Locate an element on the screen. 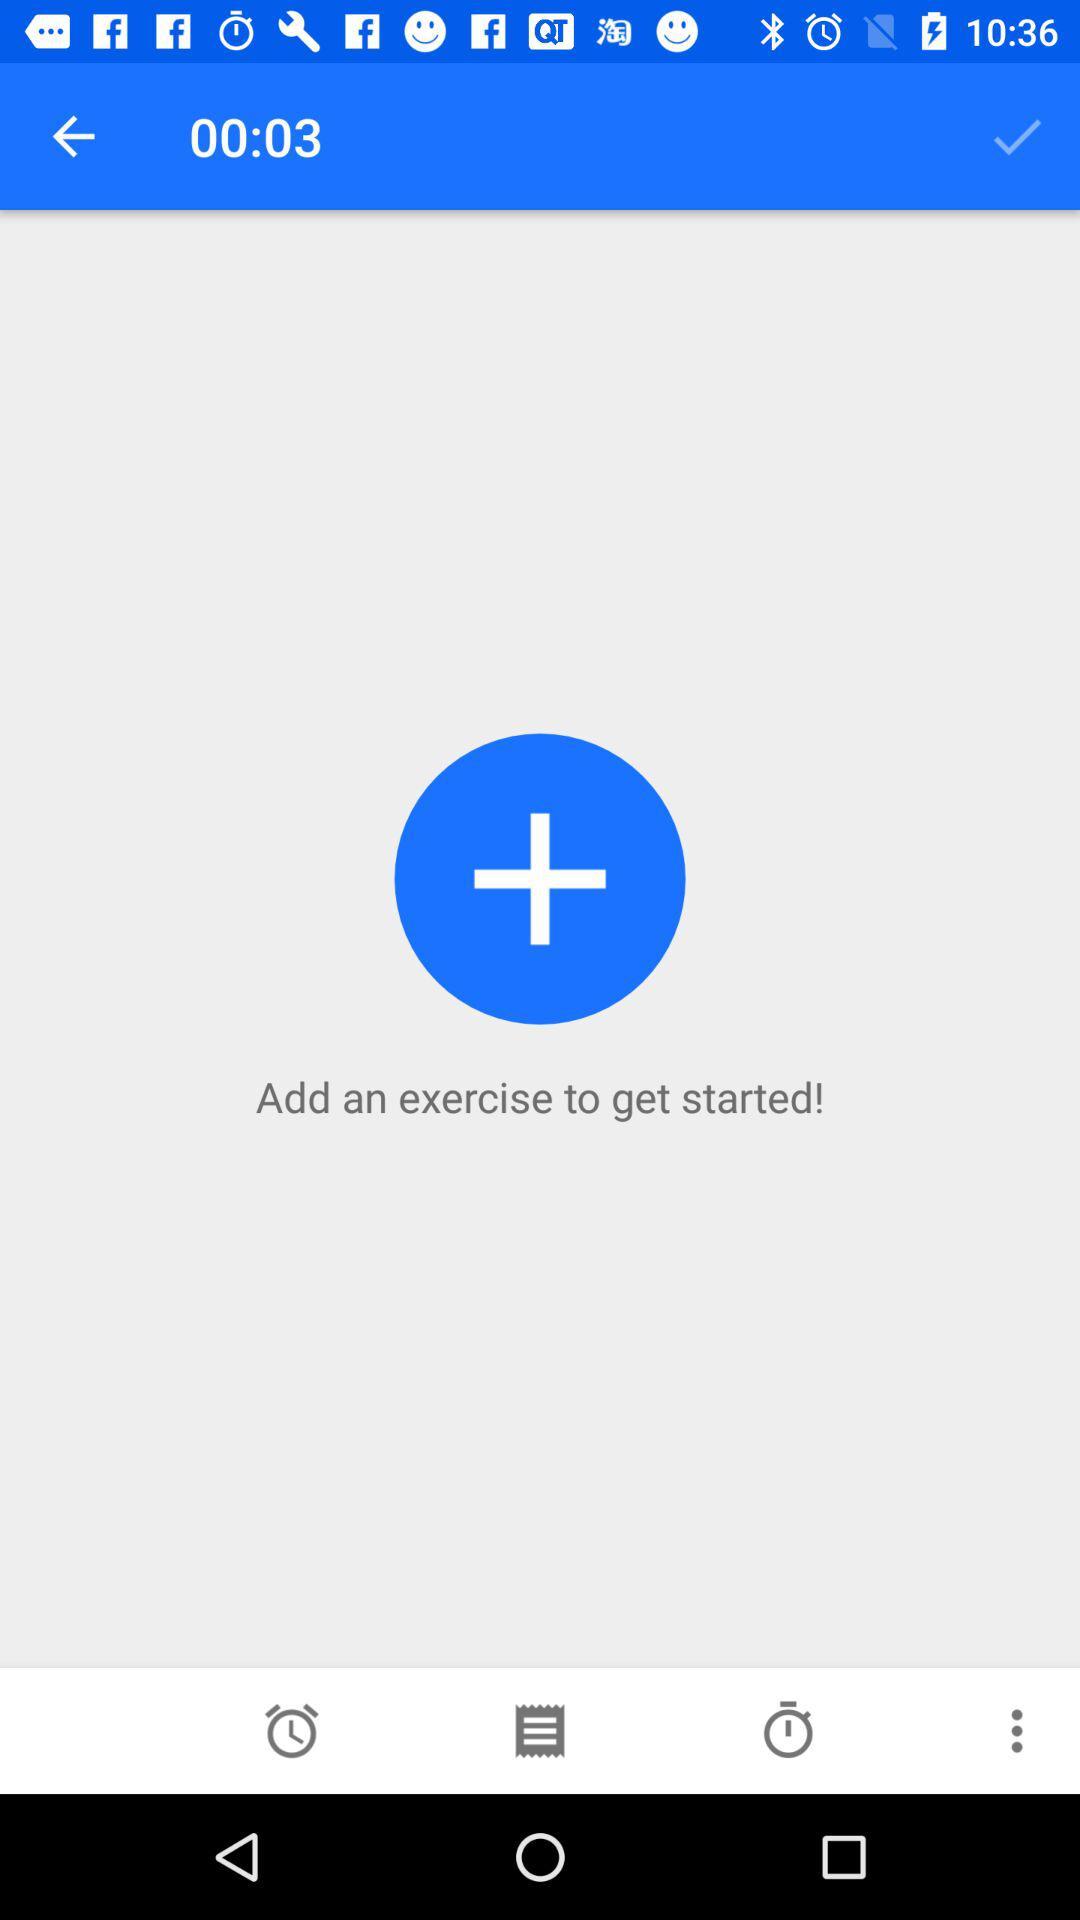 Image resolution: width=1080 pixels, height=1920 pixels. the icon next to 00:03 item is located at coordinates (72, 135).